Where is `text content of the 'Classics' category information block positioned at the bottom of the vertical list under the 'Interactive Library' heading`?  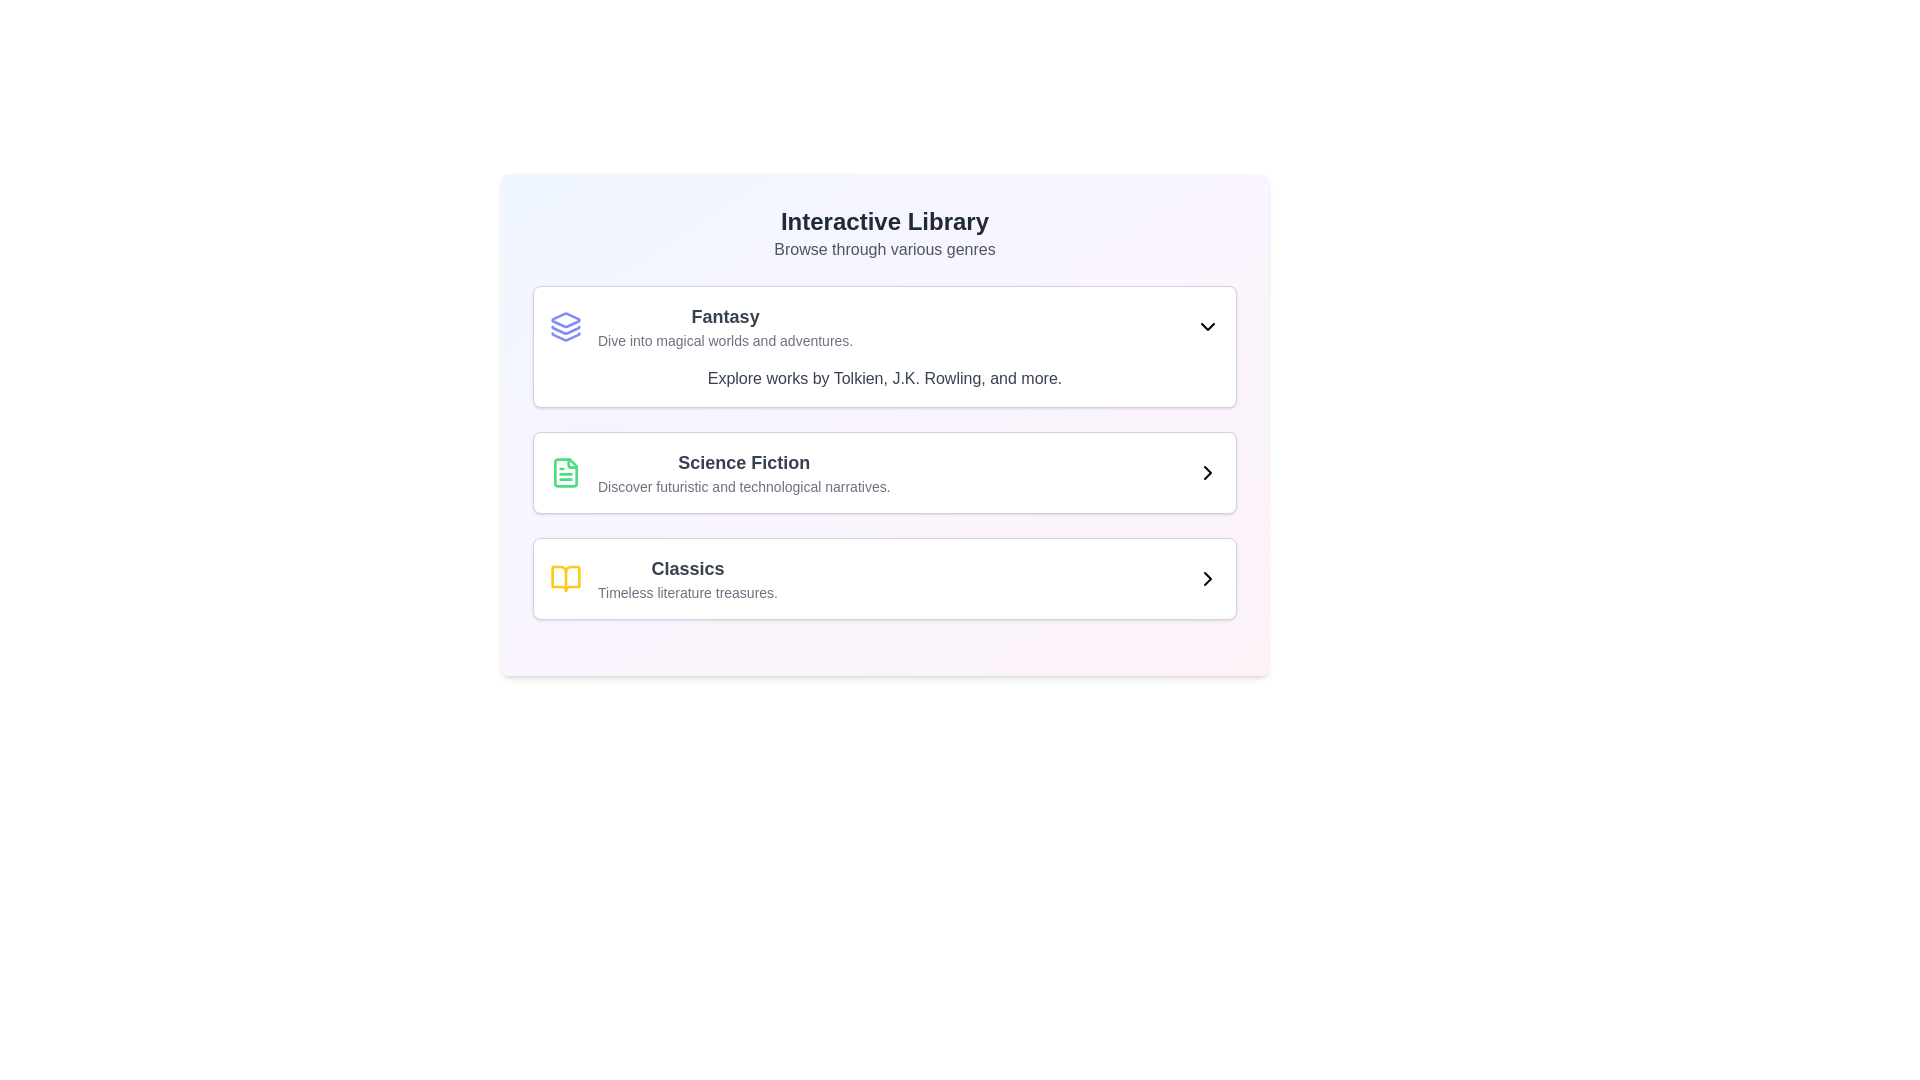
text content of the 'Classics' category information block positioned at the bottom of the vertical list under the 'Interactive Library' heading is located at coordinates (687, 578).